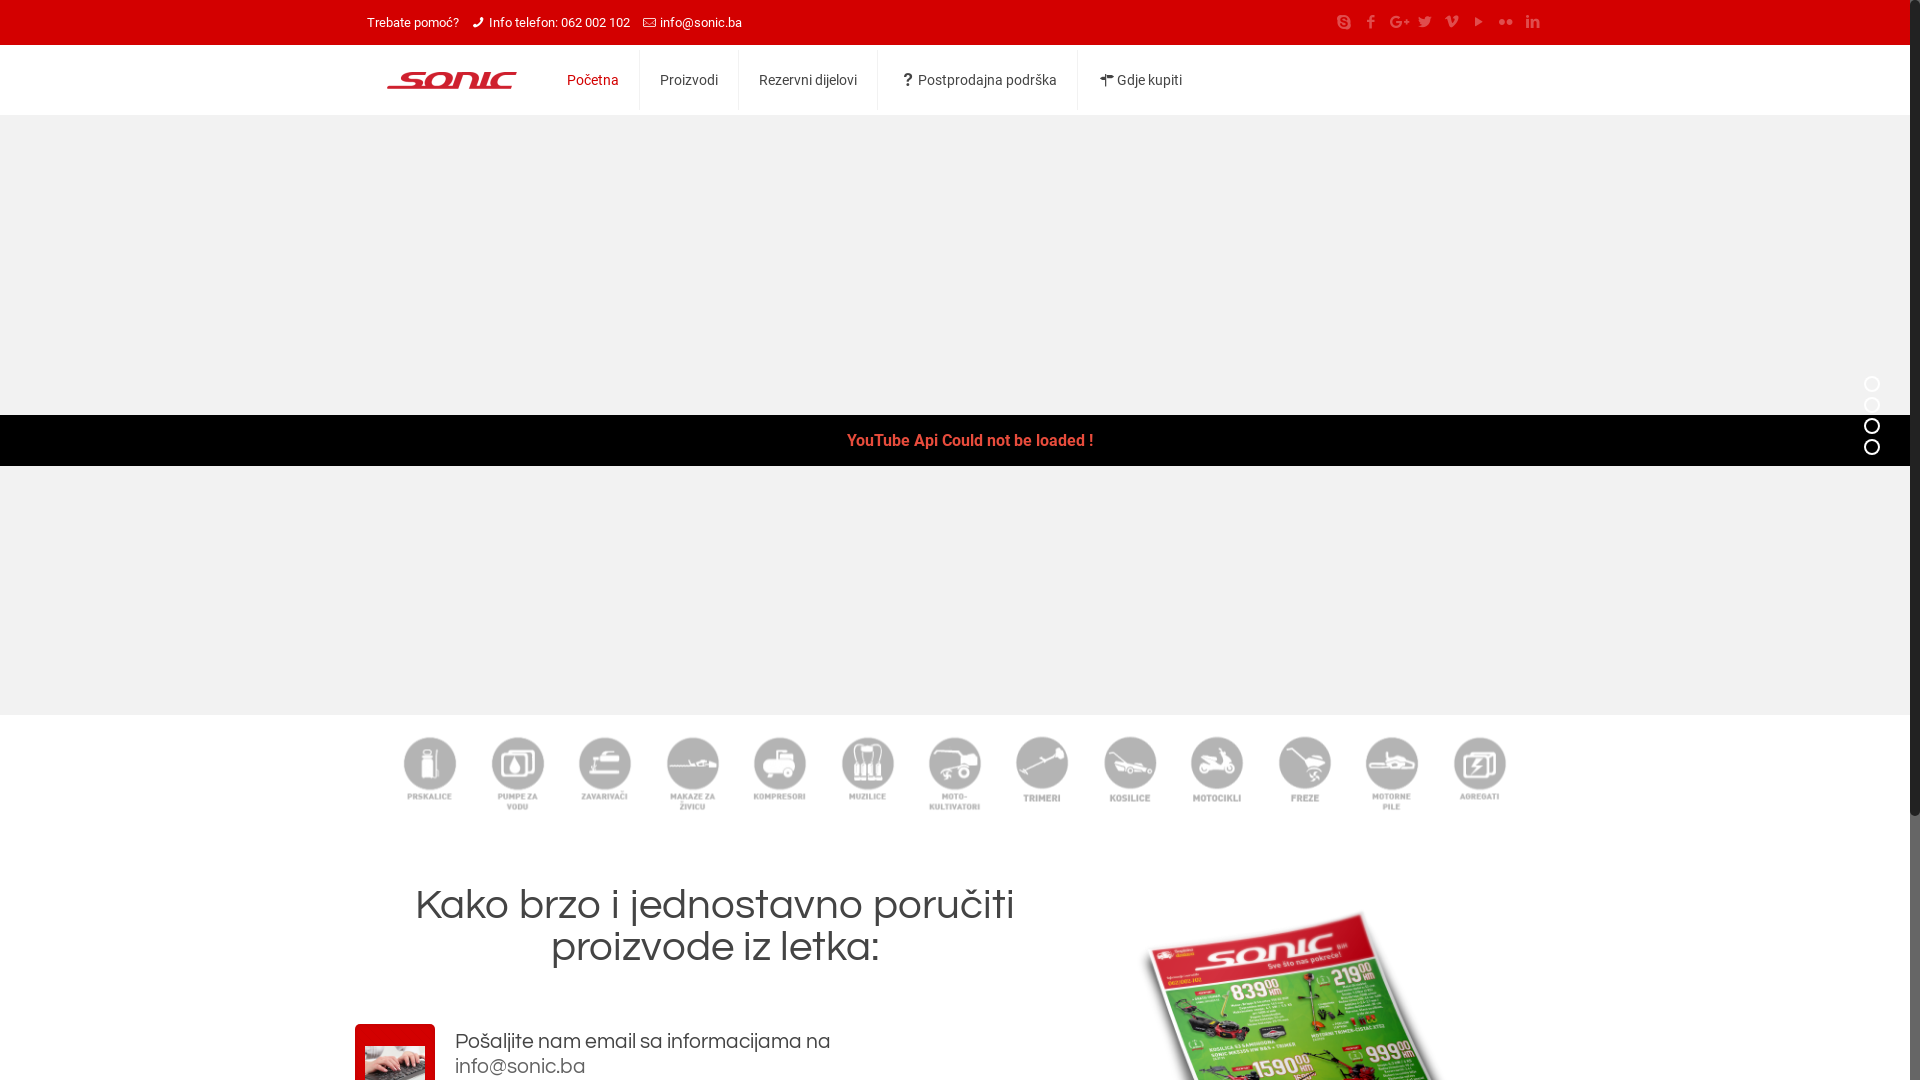 The width and height of the screenshot is (1920, 1080). What do you see at coordinates (1451, 22) in the screenshot?
I see `'Vimeo'` at bounding box center [1451, 22].